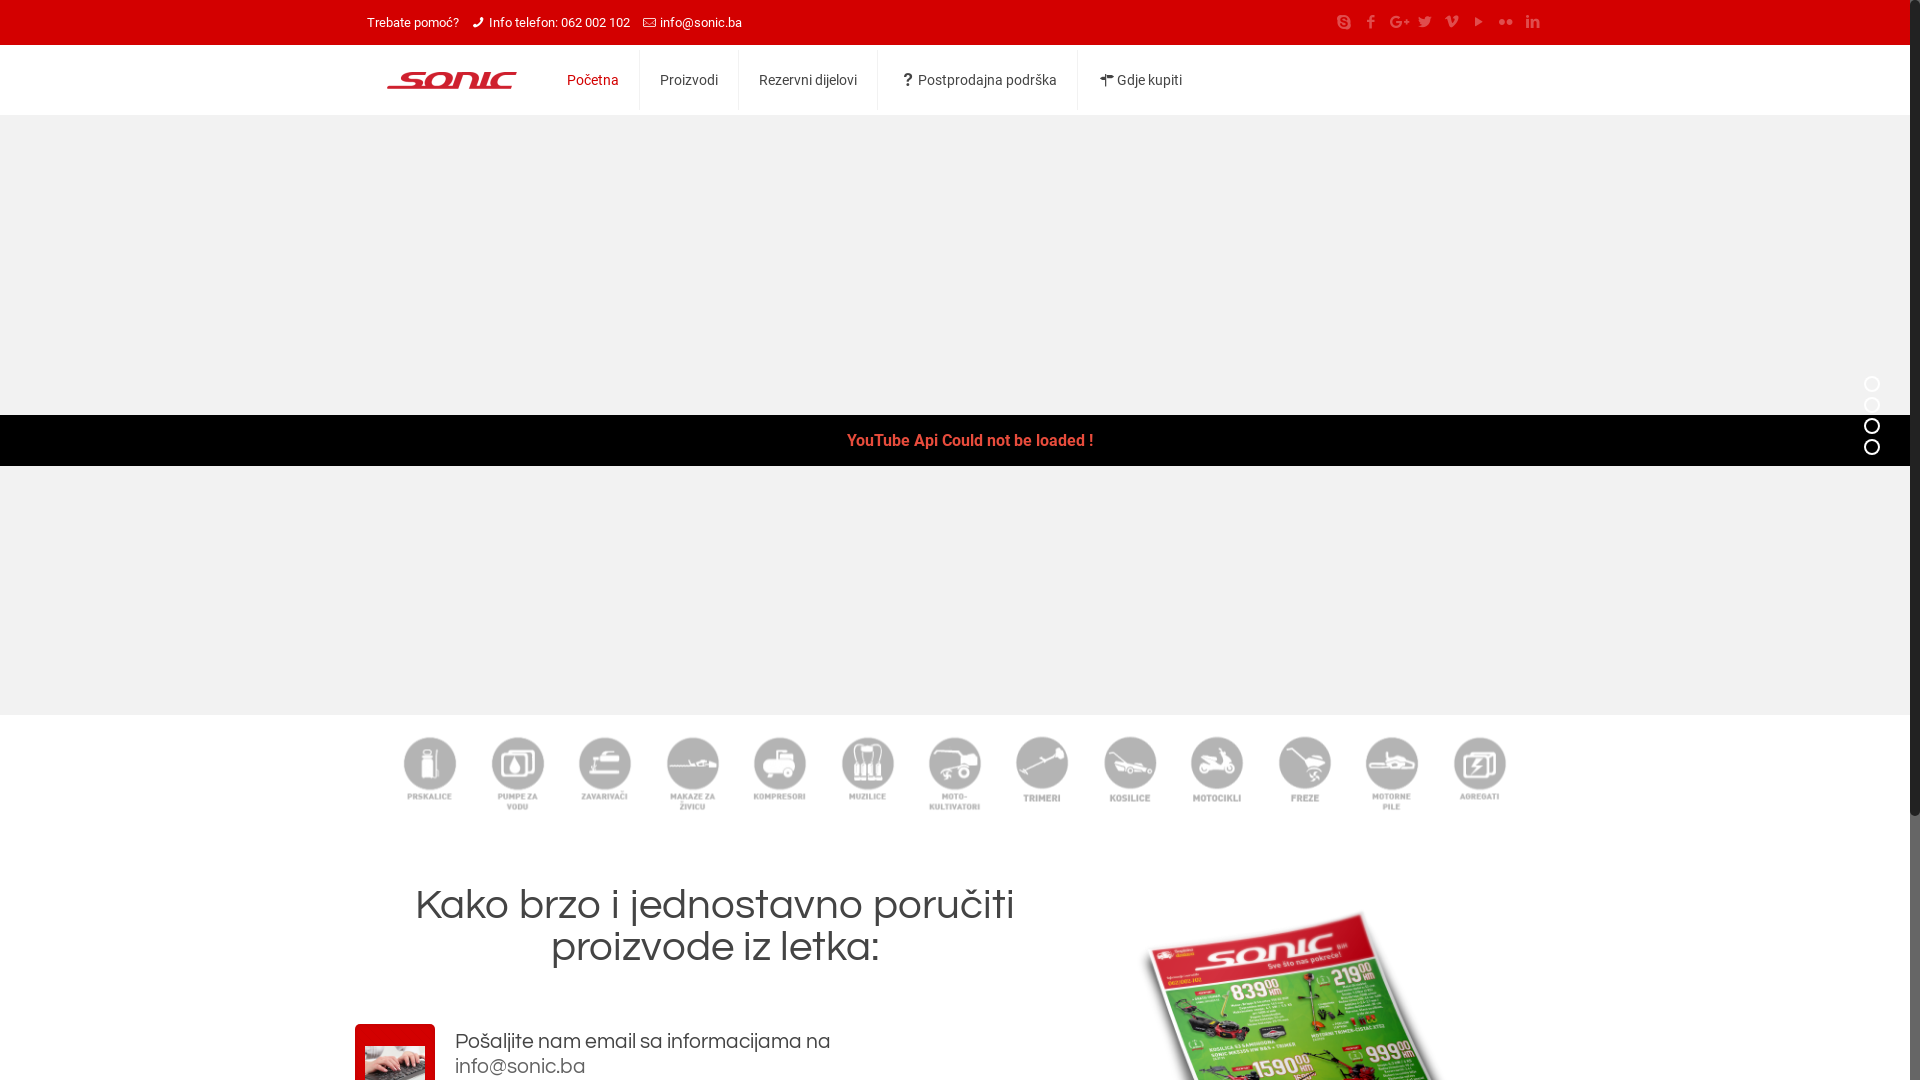 The width and height of the screenshot is (1920, 1080). What do you see at coordinates (1451, 22) in the screenshot?
I see `'Vimeo'` at bounding box center [1451, 22].